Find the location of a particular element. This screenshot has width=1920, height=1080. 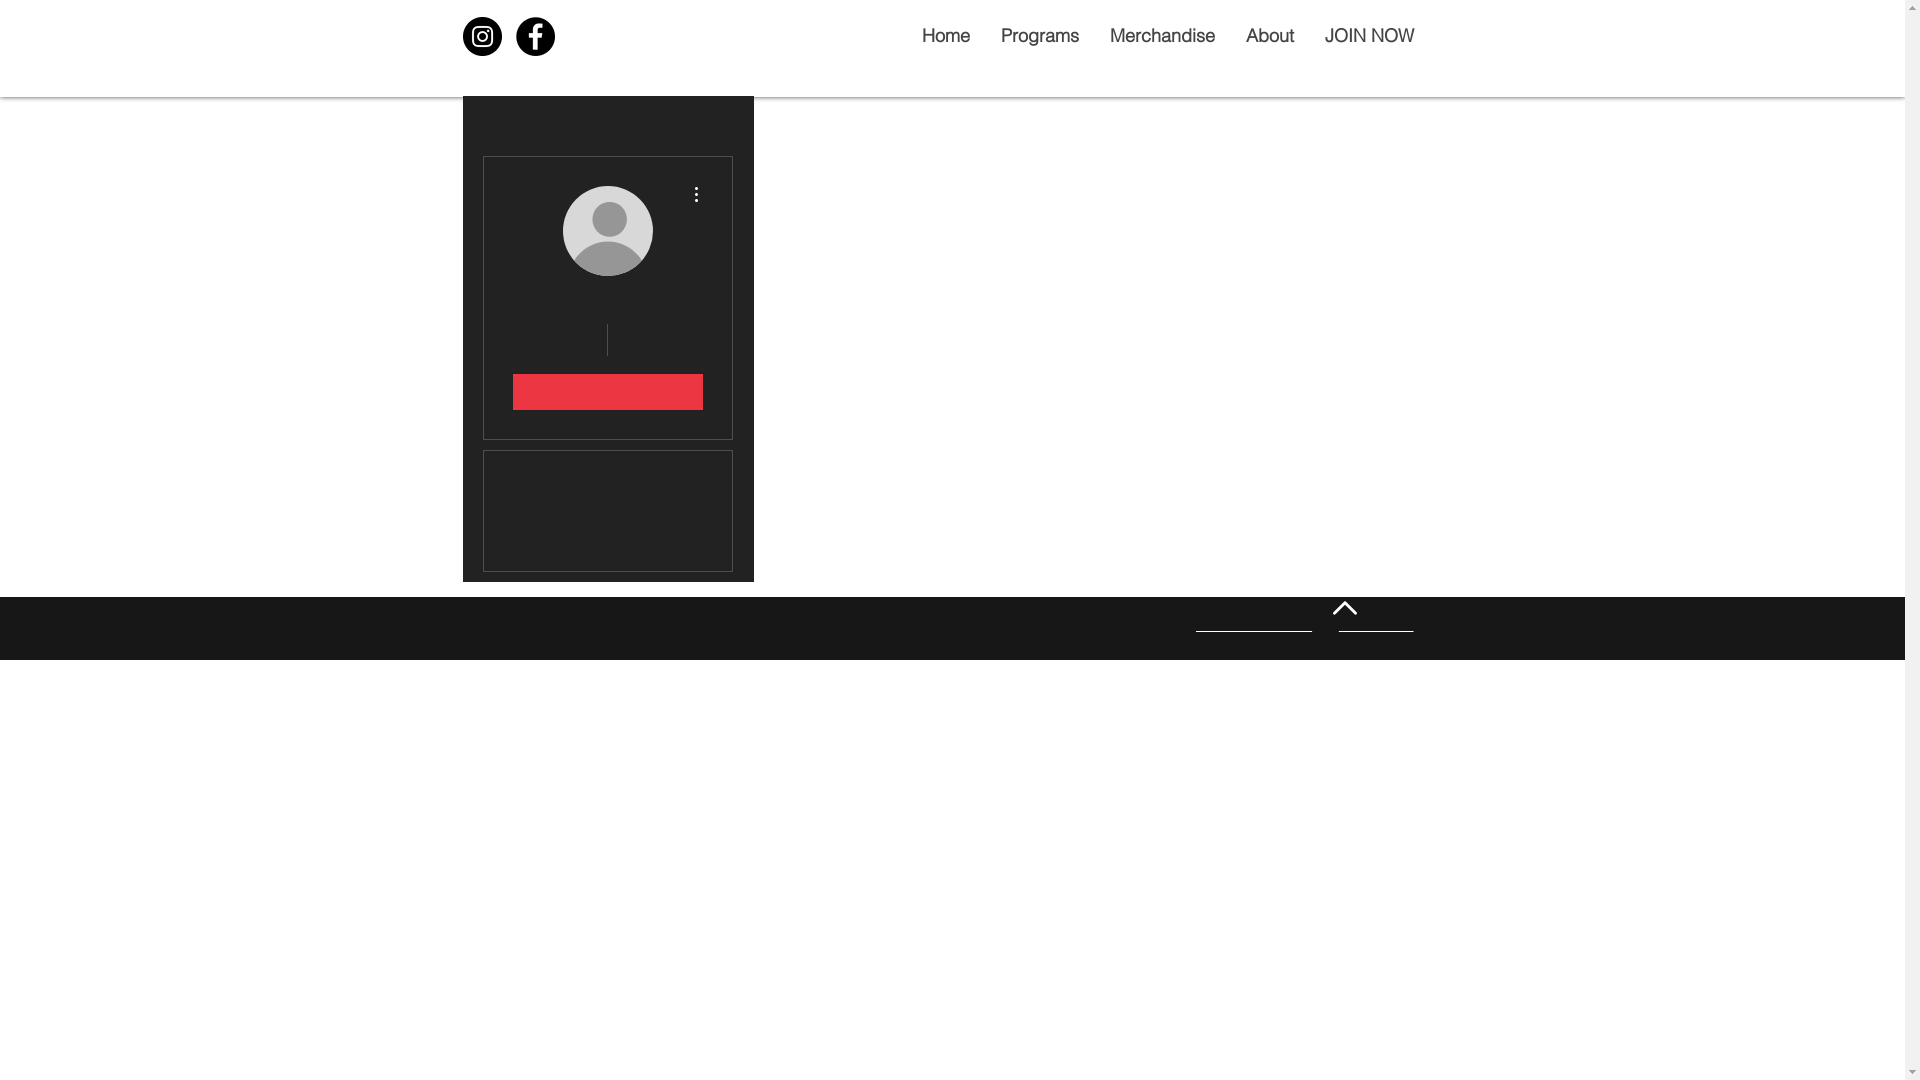

'JOIN NOW' is located at coordinates (1367, 35).